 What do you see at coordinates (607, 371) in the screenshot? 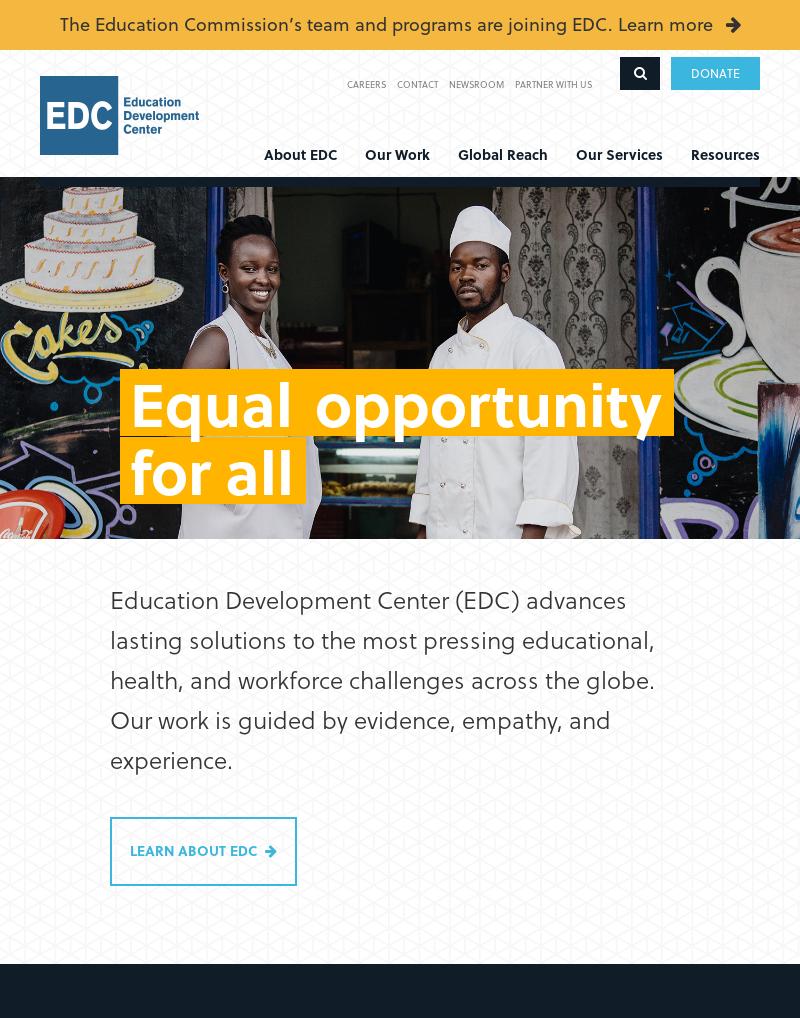
I see `'Out-of-School Learning'` at bounding box center [607, 371].